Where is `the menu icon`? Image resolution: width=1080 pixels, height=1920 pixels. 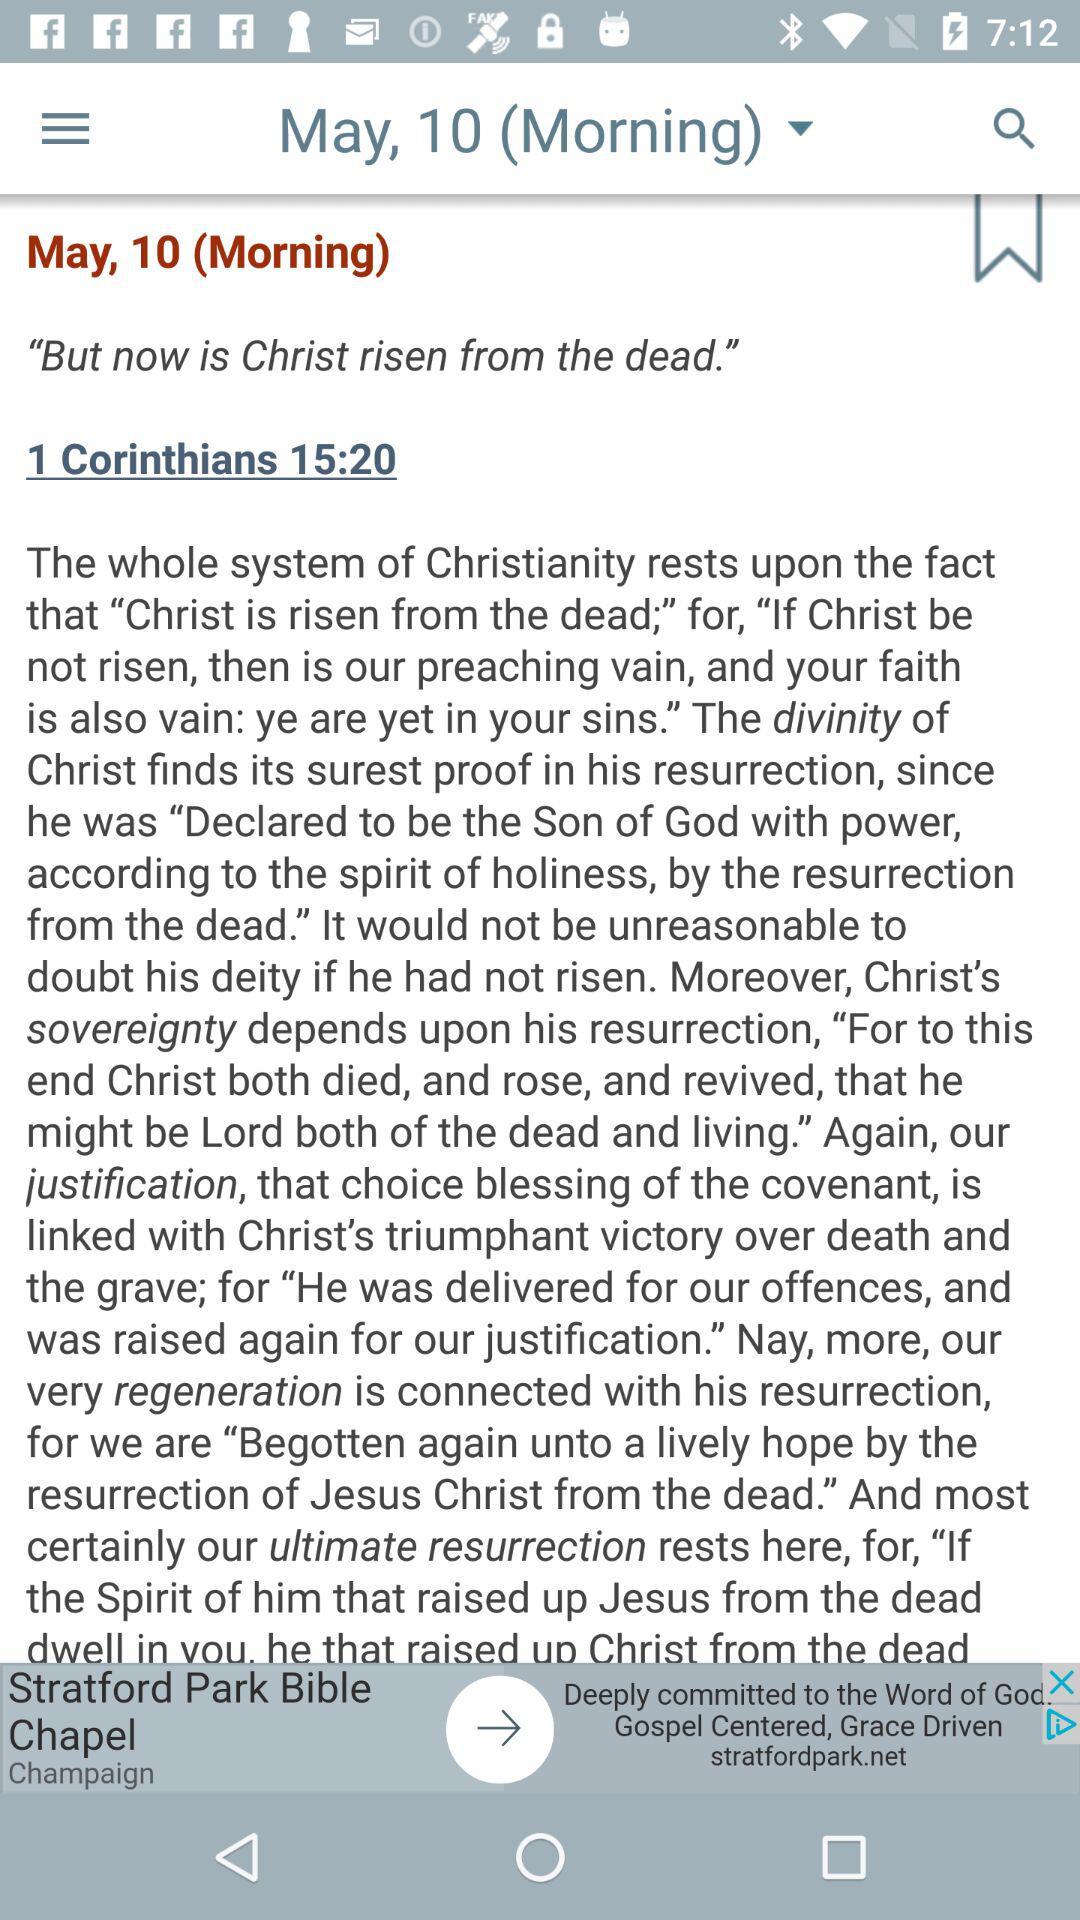 the menu icon is located at coordinates (64, 127).